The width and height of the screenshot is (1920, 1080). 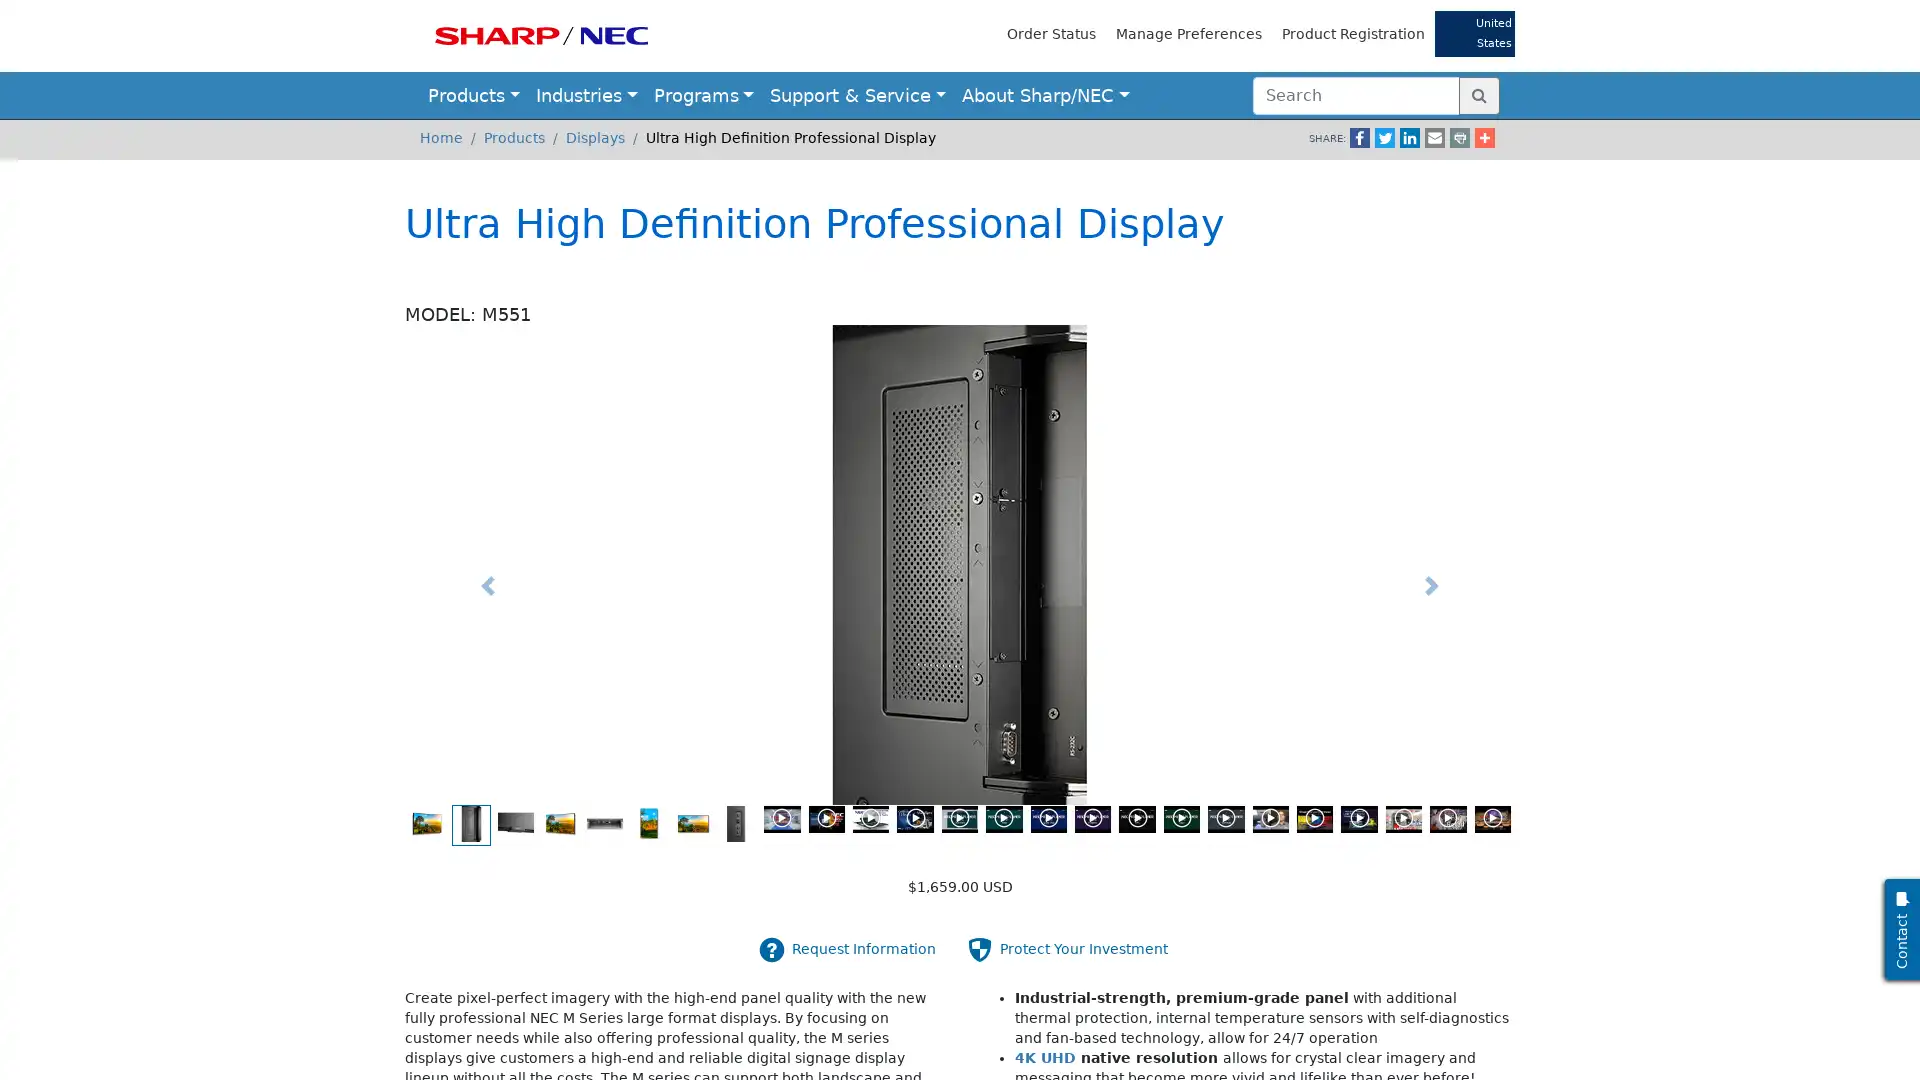 What do you see at coordinates (1454, 137) in the screenshot?
I see `Share to More` at bounding box center [1454, 137].